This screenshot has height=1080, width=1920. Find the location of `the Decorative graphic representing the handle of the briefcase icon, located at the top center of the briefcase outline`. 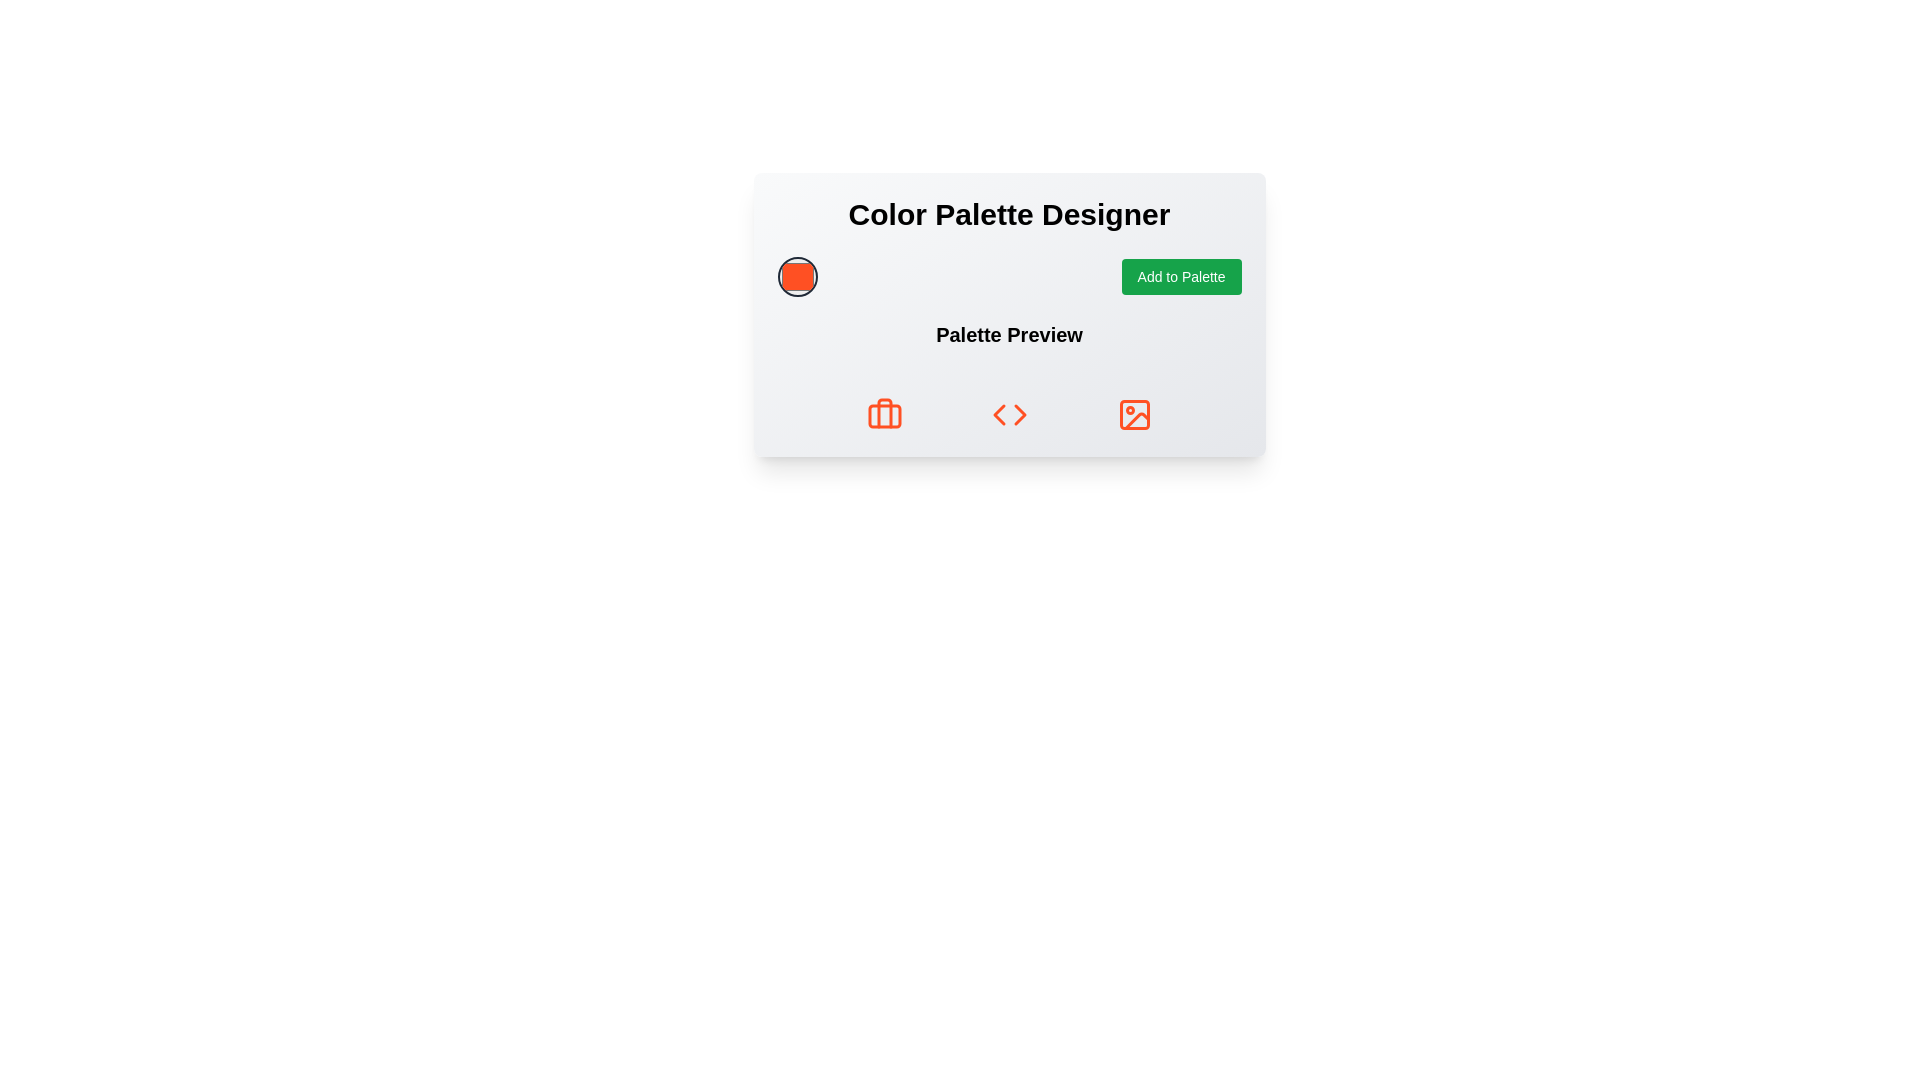

the Decorative graphic representing the handle of the briefcase icon, located at the top center of the briefcase outline is located at coordinates (883, 412).